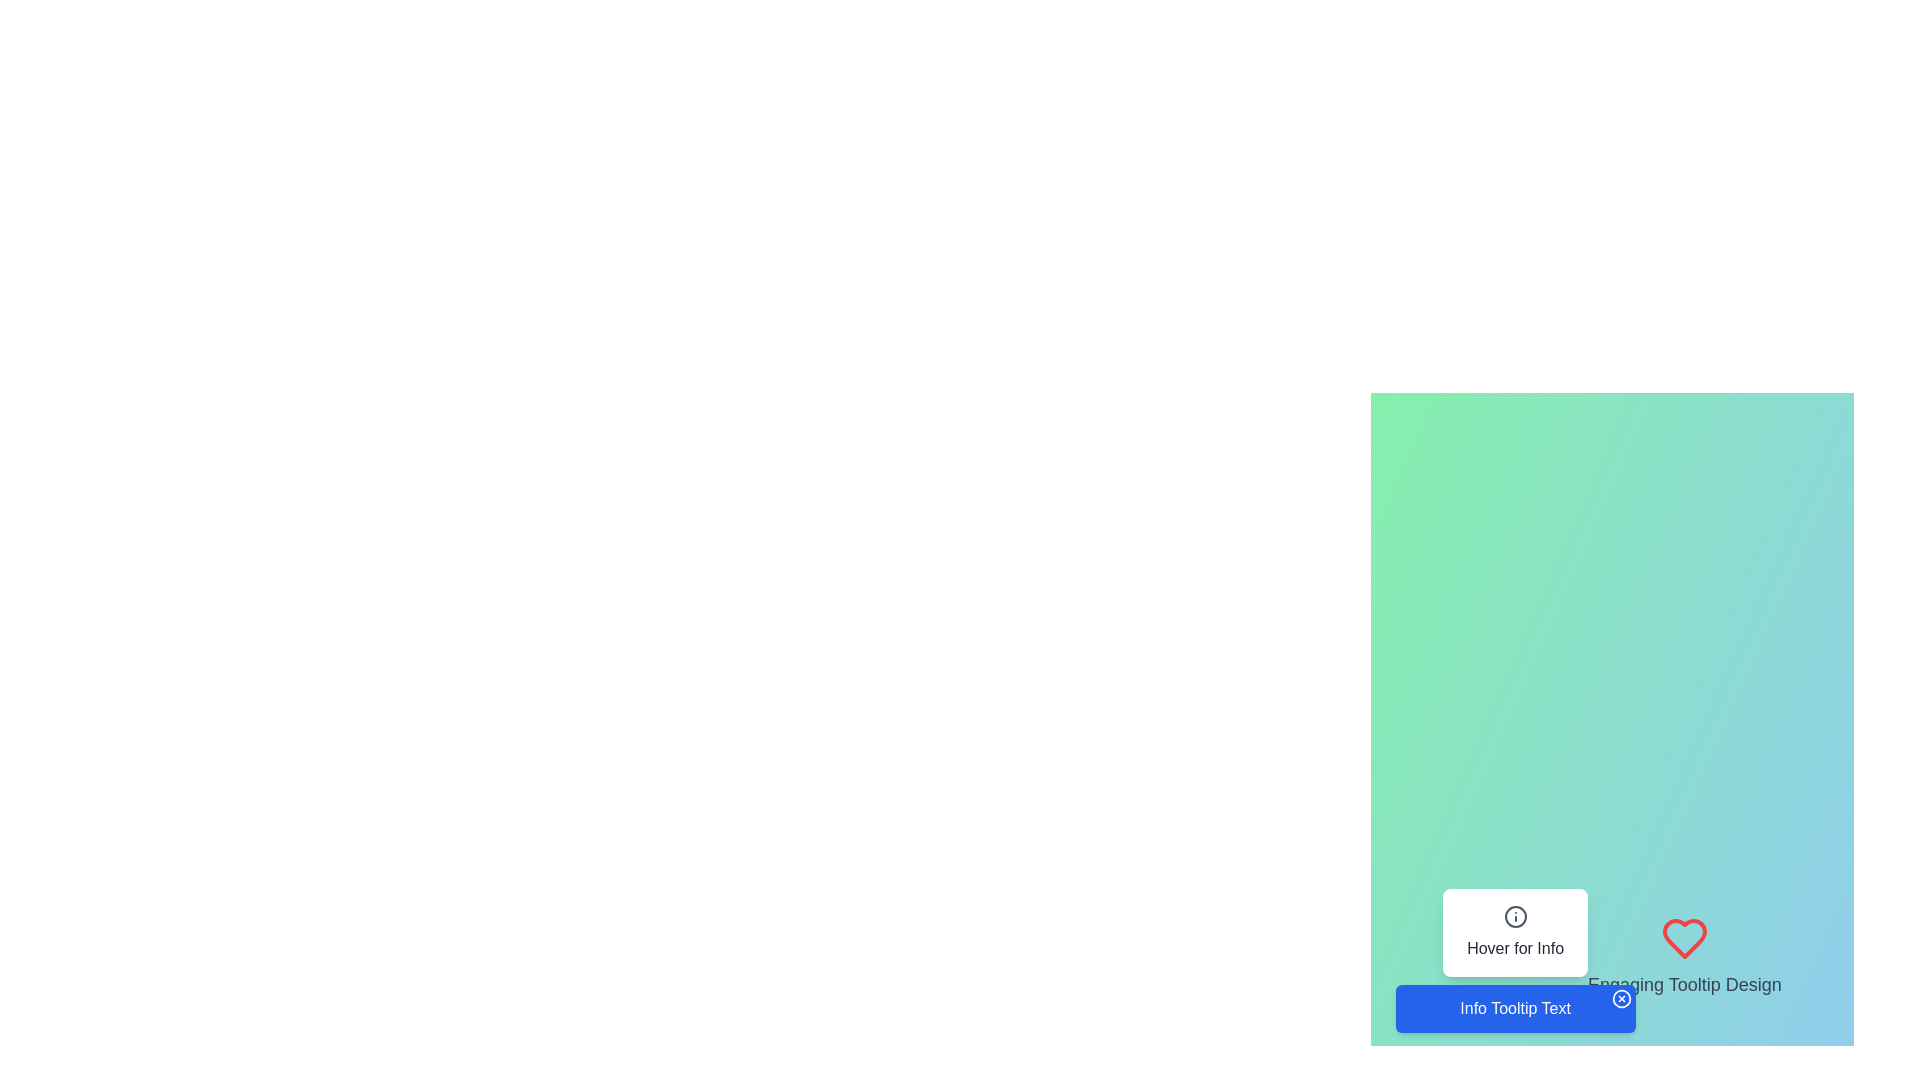 The width and height of the screenshot is (1920, 1080). Describe the element at coordinates (1683, 983) in the screenshot. I see `the informative text label located at the bottom-right portion of the interface, directly underneath a decorative heart icon and visually separate from buttons` at that location.